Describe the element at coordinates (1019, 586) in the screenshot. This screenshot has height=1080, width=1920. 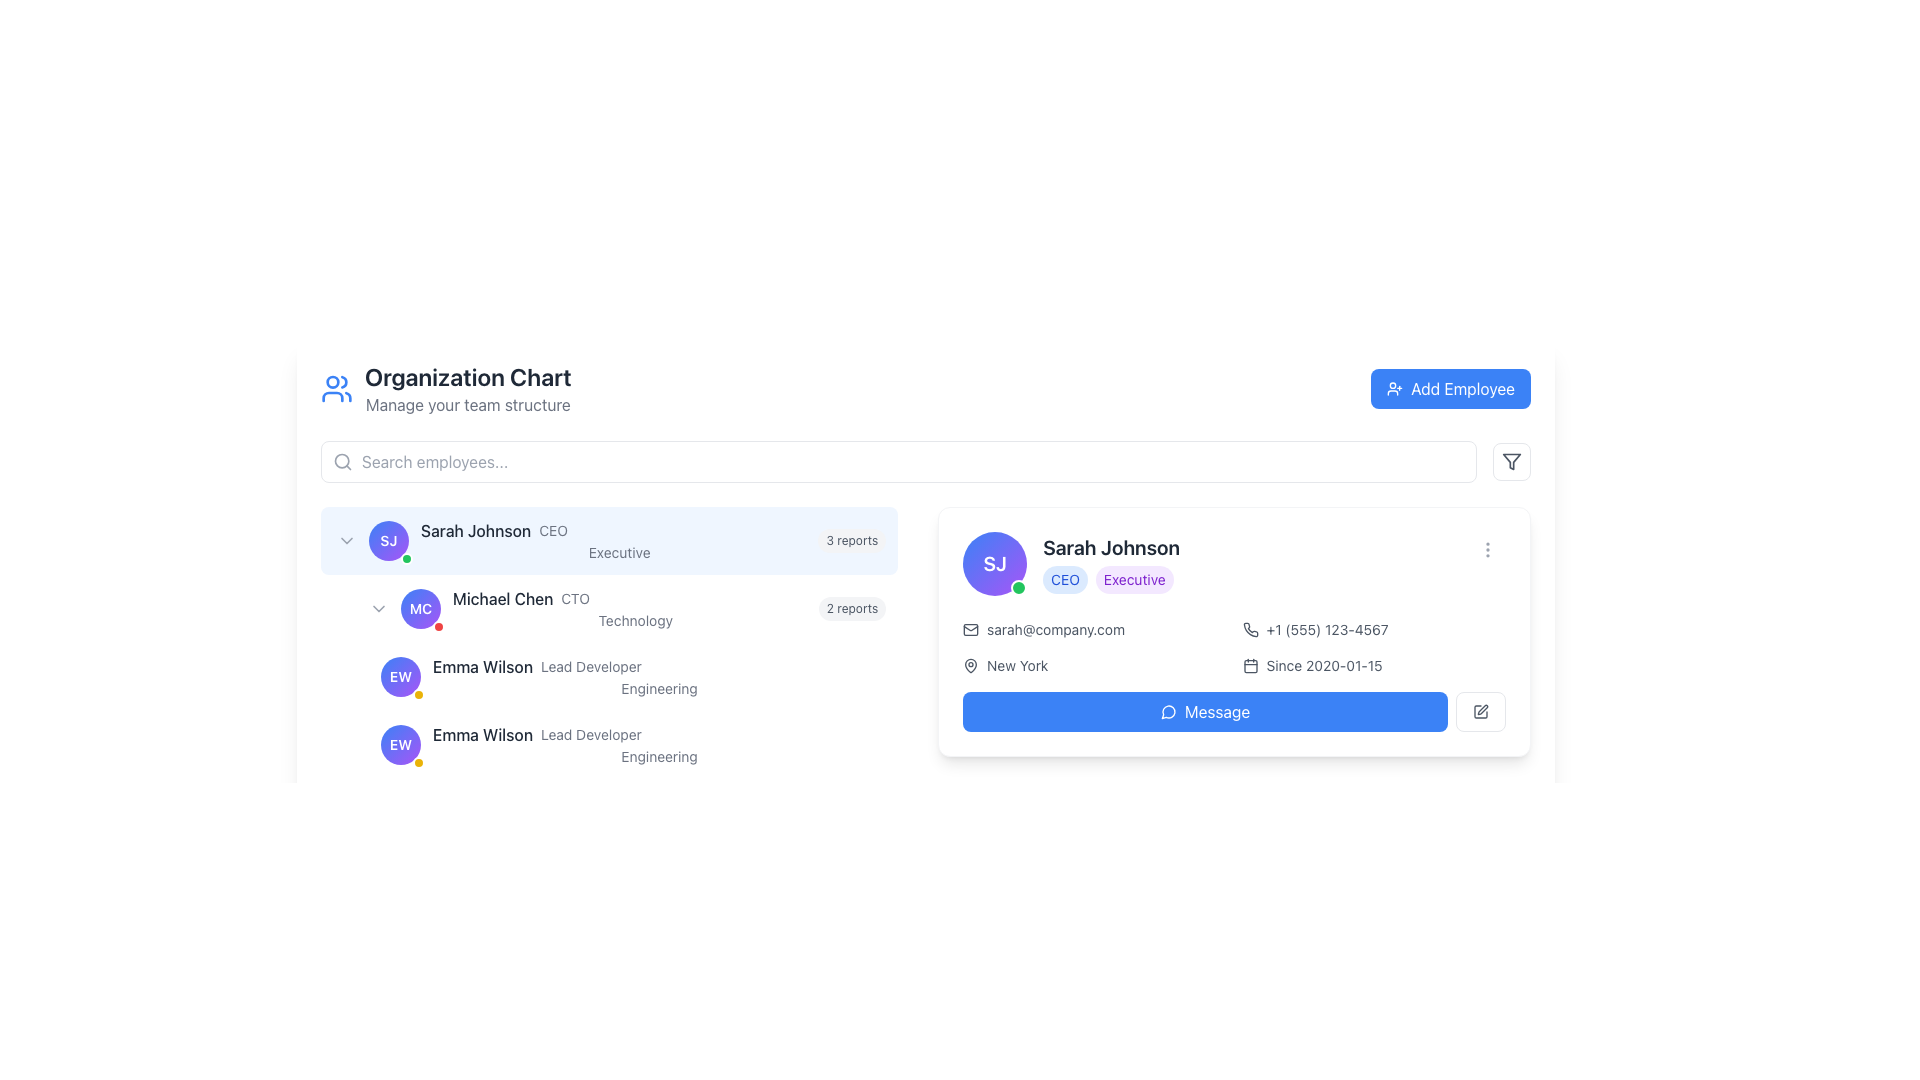
I see `the Status Indicator for the 'SJ' profile` at that location.